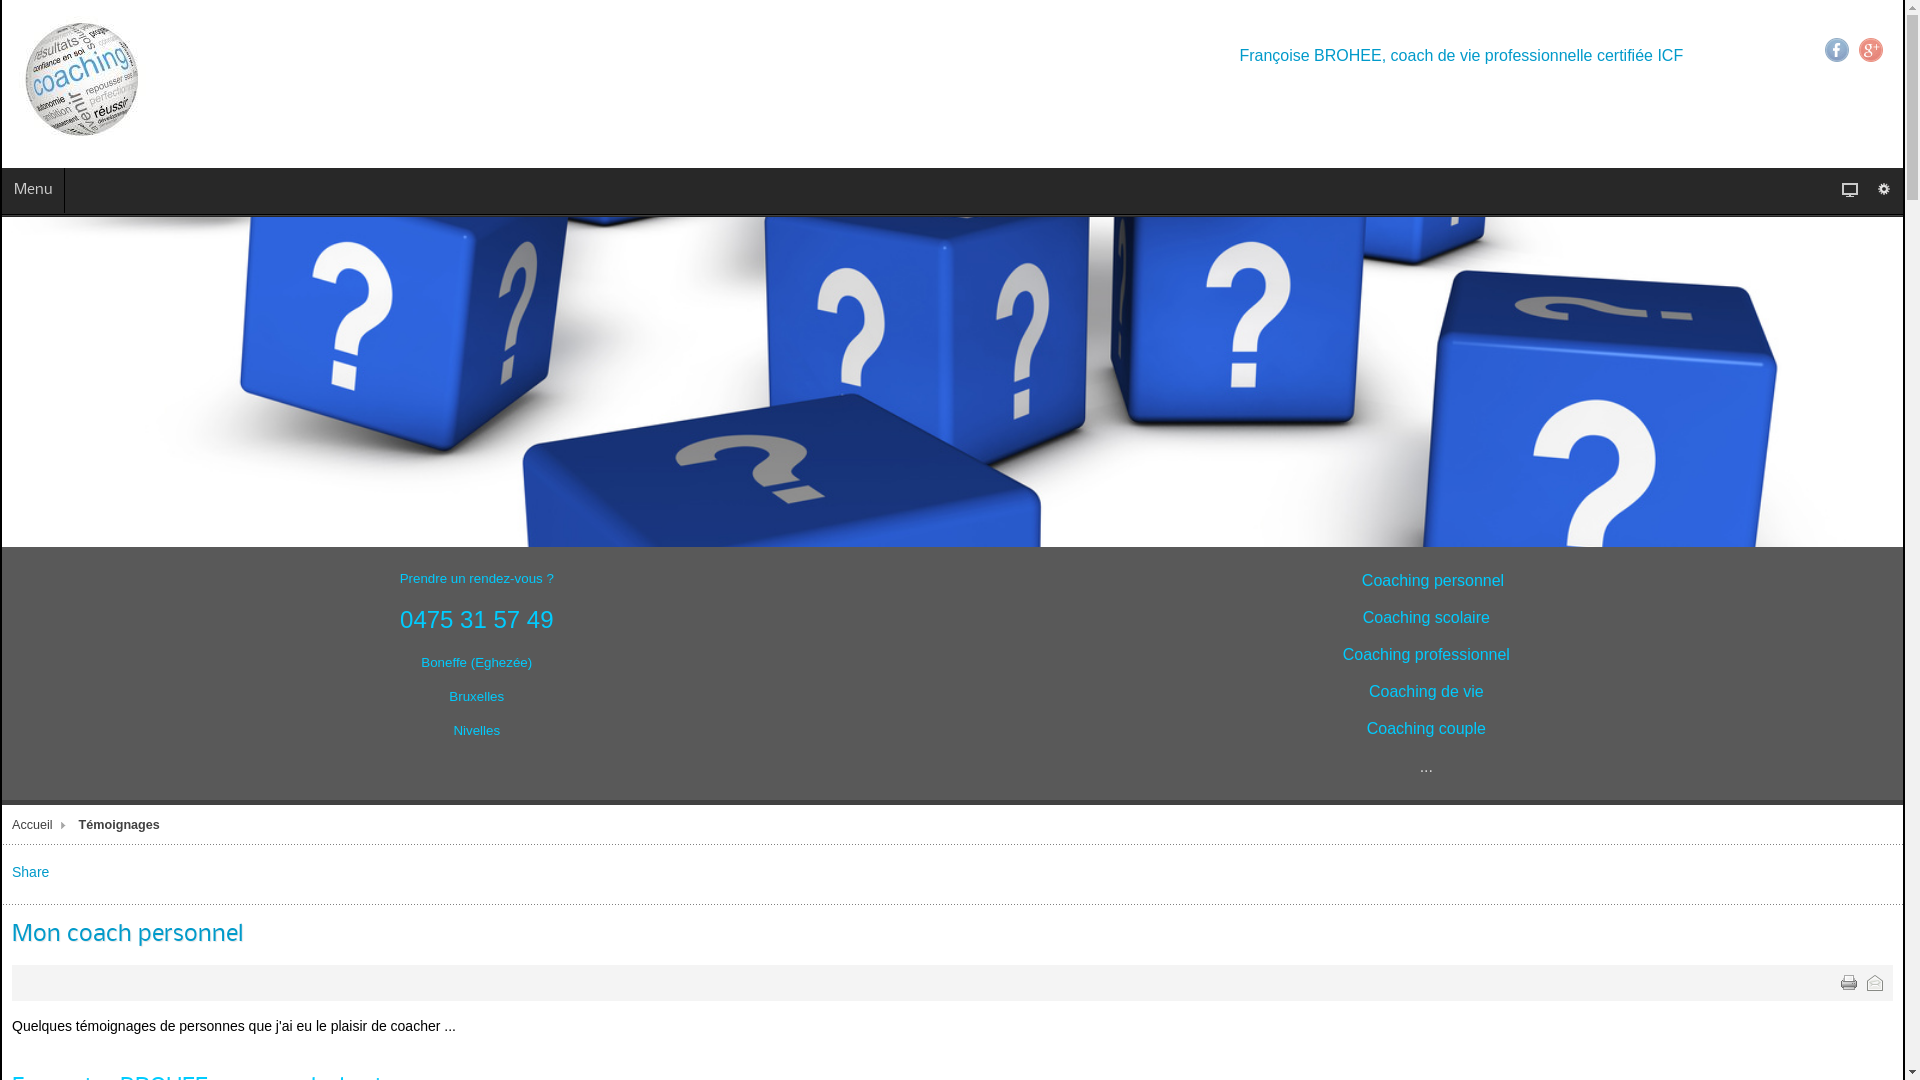  Describe the element at coordinates (41, 825) in the screenshot. I see `'Accueil'` at that location.